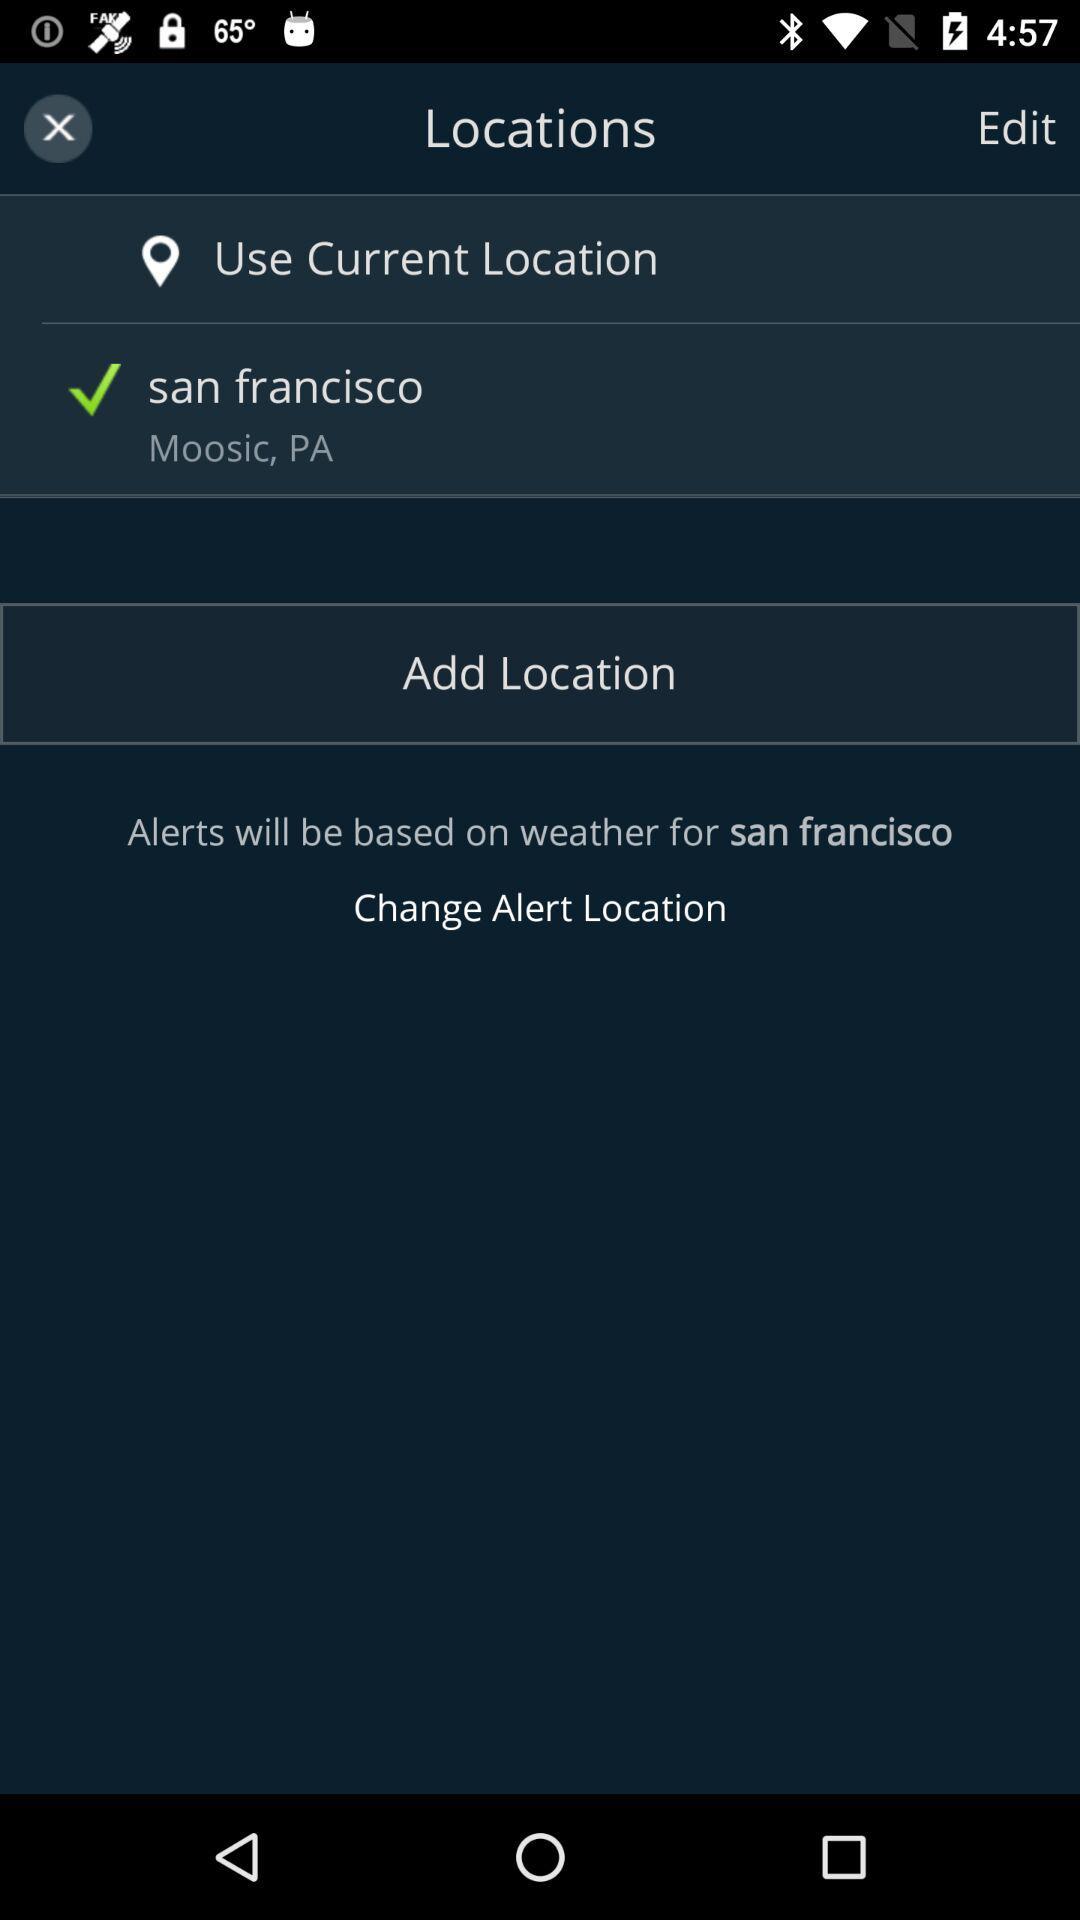 The height and width of the screenshot is (1920, 1080). I want to click on the item below add location icon, so click(540, 870).